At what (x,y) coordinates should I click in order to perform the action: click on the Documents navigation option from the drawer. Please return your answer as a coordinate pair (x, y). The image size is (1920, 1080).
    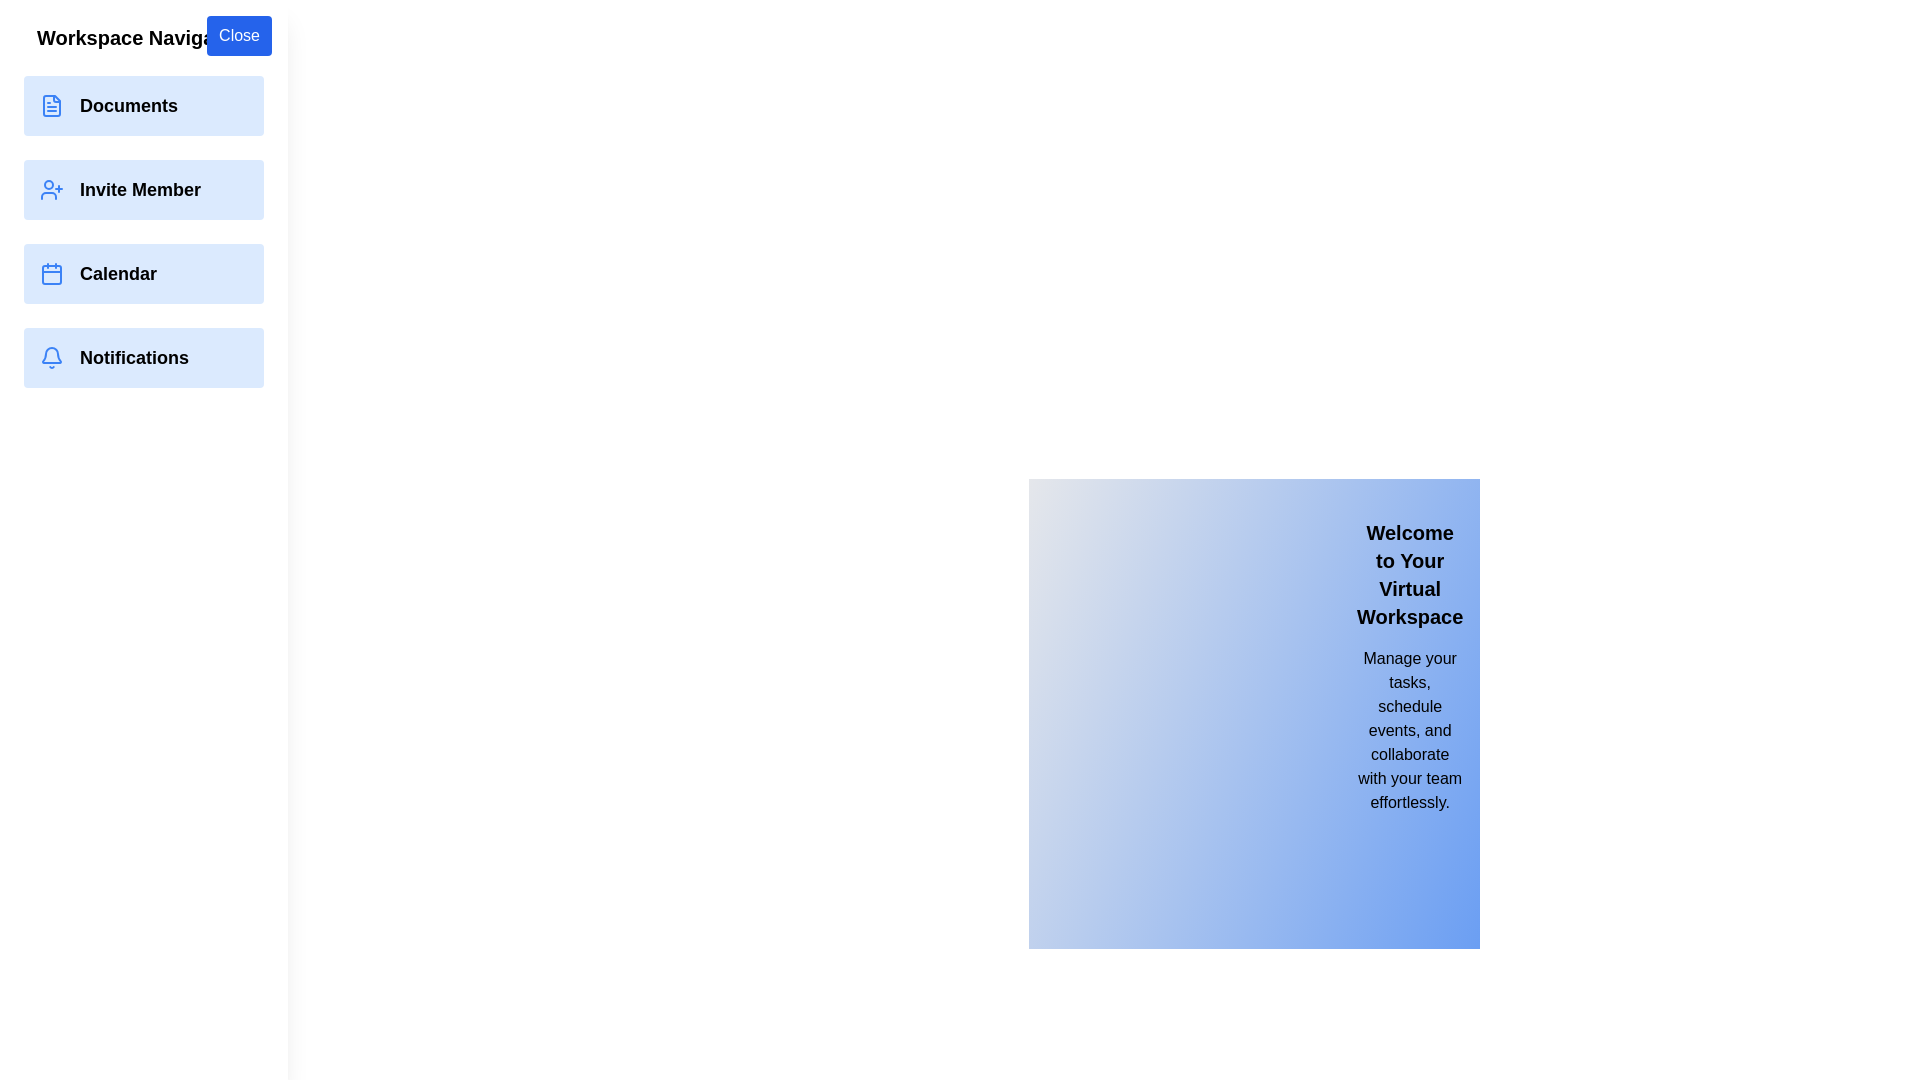
    Looking at the image, I should click on (143, 105).